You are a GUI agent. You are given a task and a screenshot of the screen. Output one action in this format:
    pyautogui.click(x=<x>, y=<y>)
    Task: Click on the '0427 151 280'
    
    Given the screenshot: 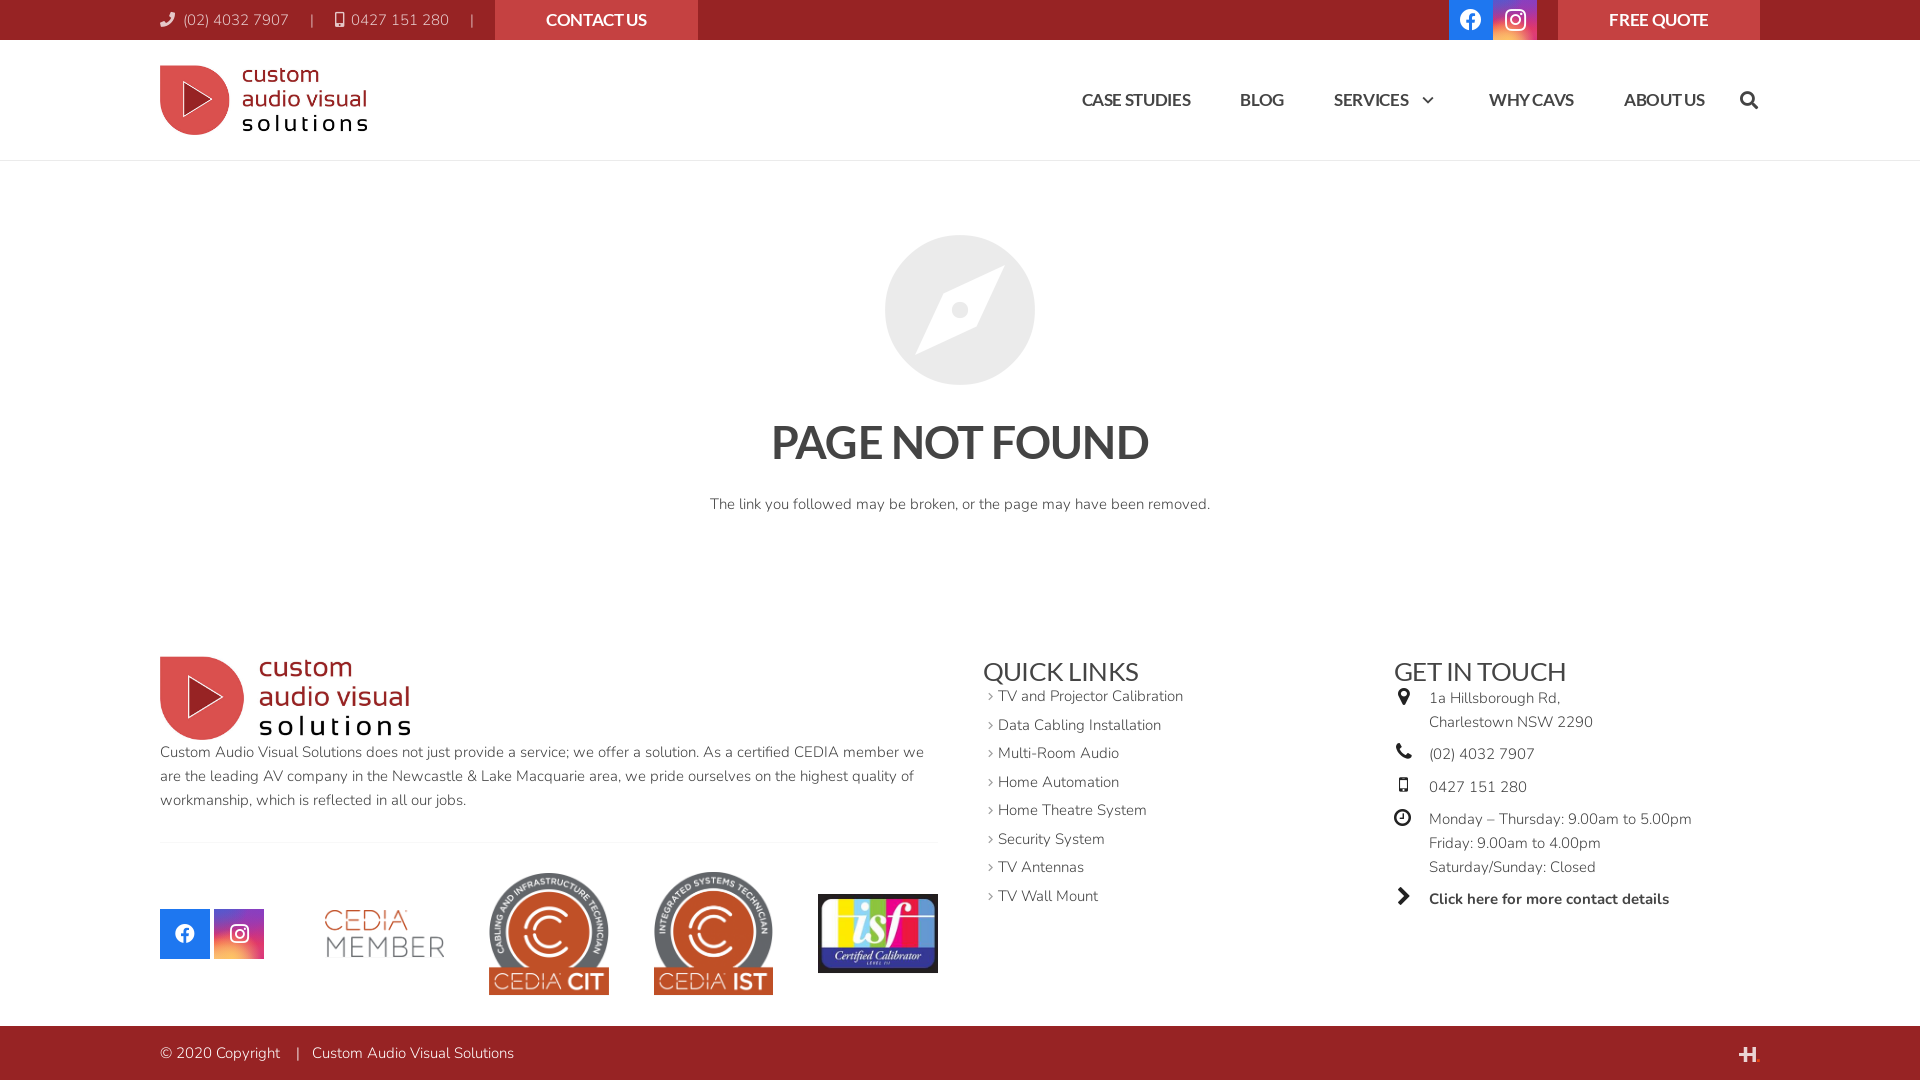 What is the action you would take?
    pyautogui.click(x=1478, y=786)
    